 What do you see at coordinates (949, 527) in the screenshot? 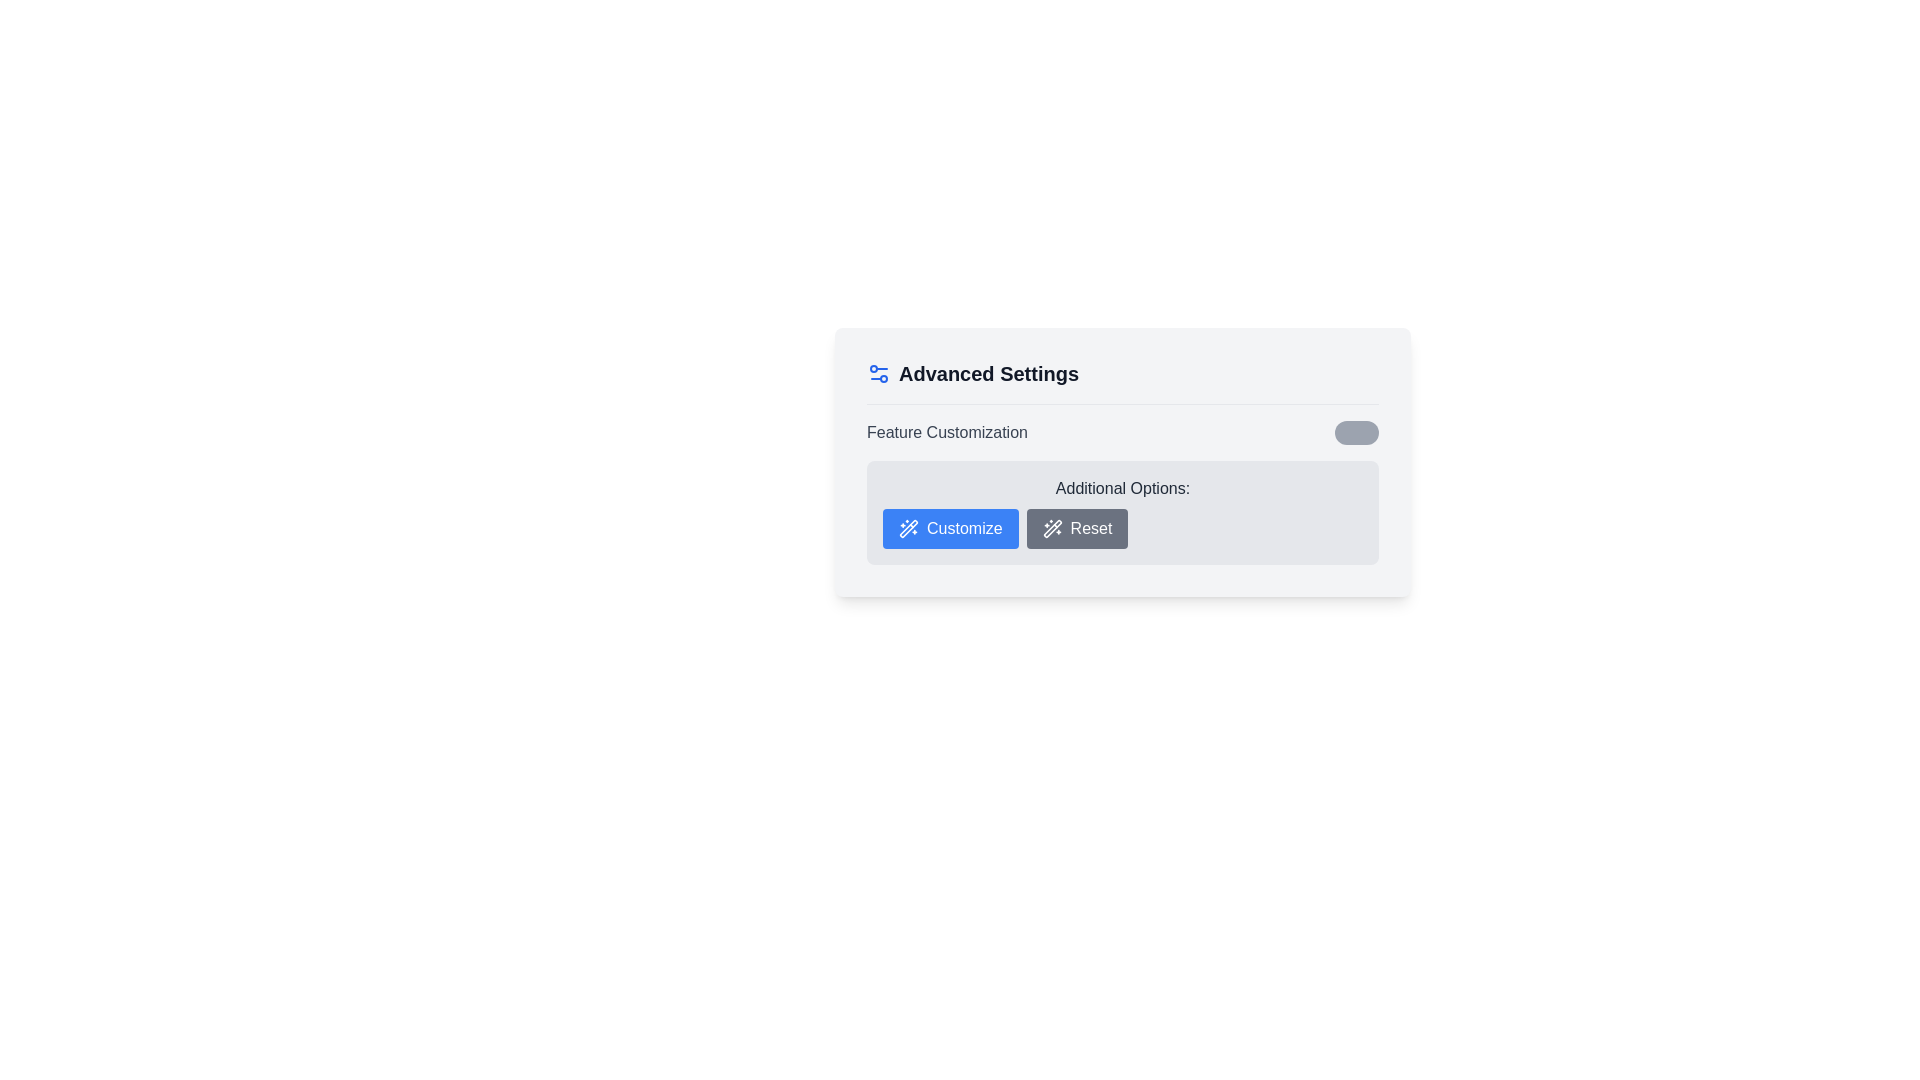
I see `the 'Customize' button, which is a blue rectangular button with white text and a wand icon, located in the 'Advanced Settings' section` at bounding box center [949, 527].